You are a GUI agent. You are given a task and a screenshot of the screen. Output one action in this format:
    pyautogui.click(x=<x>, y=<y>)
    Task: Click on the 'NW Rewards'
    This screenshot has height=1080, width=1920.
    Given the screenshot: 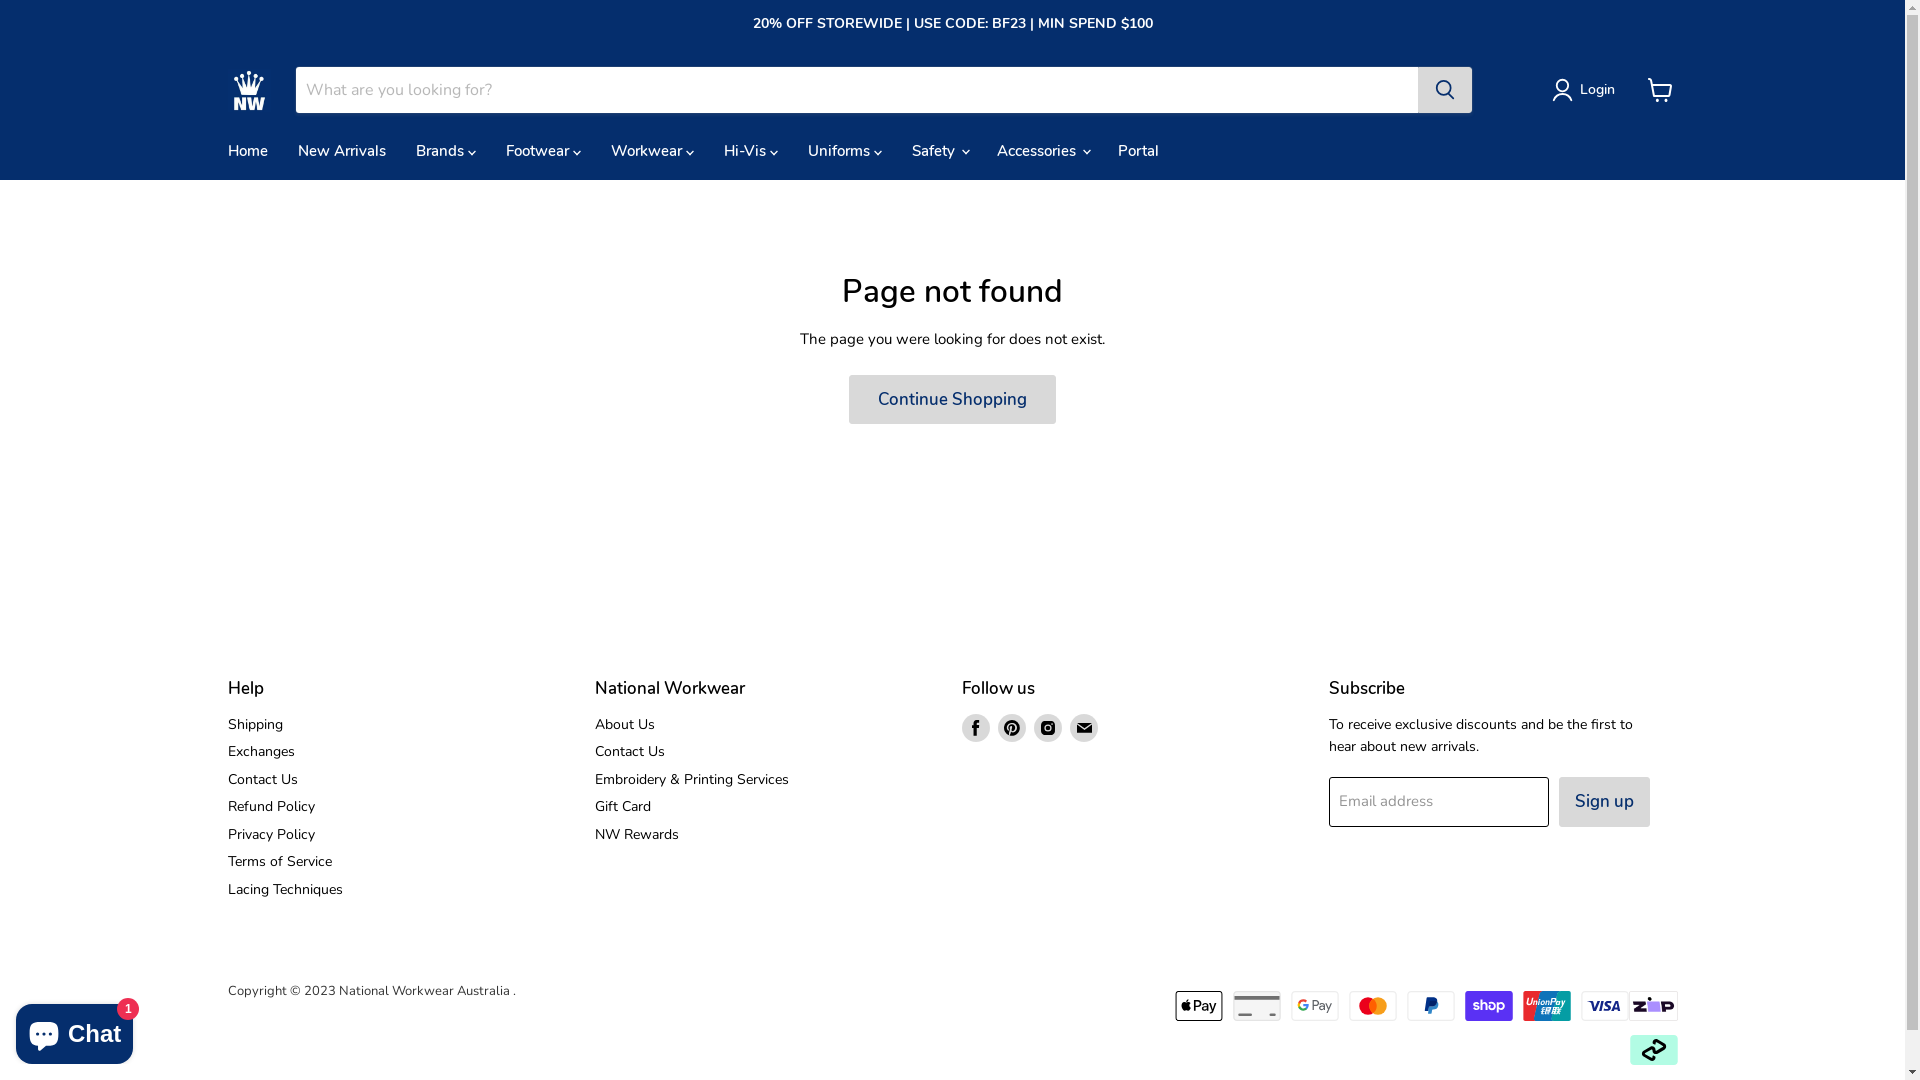 What is the action you would take?
    pyautogui.click(x=594, y=834)
    